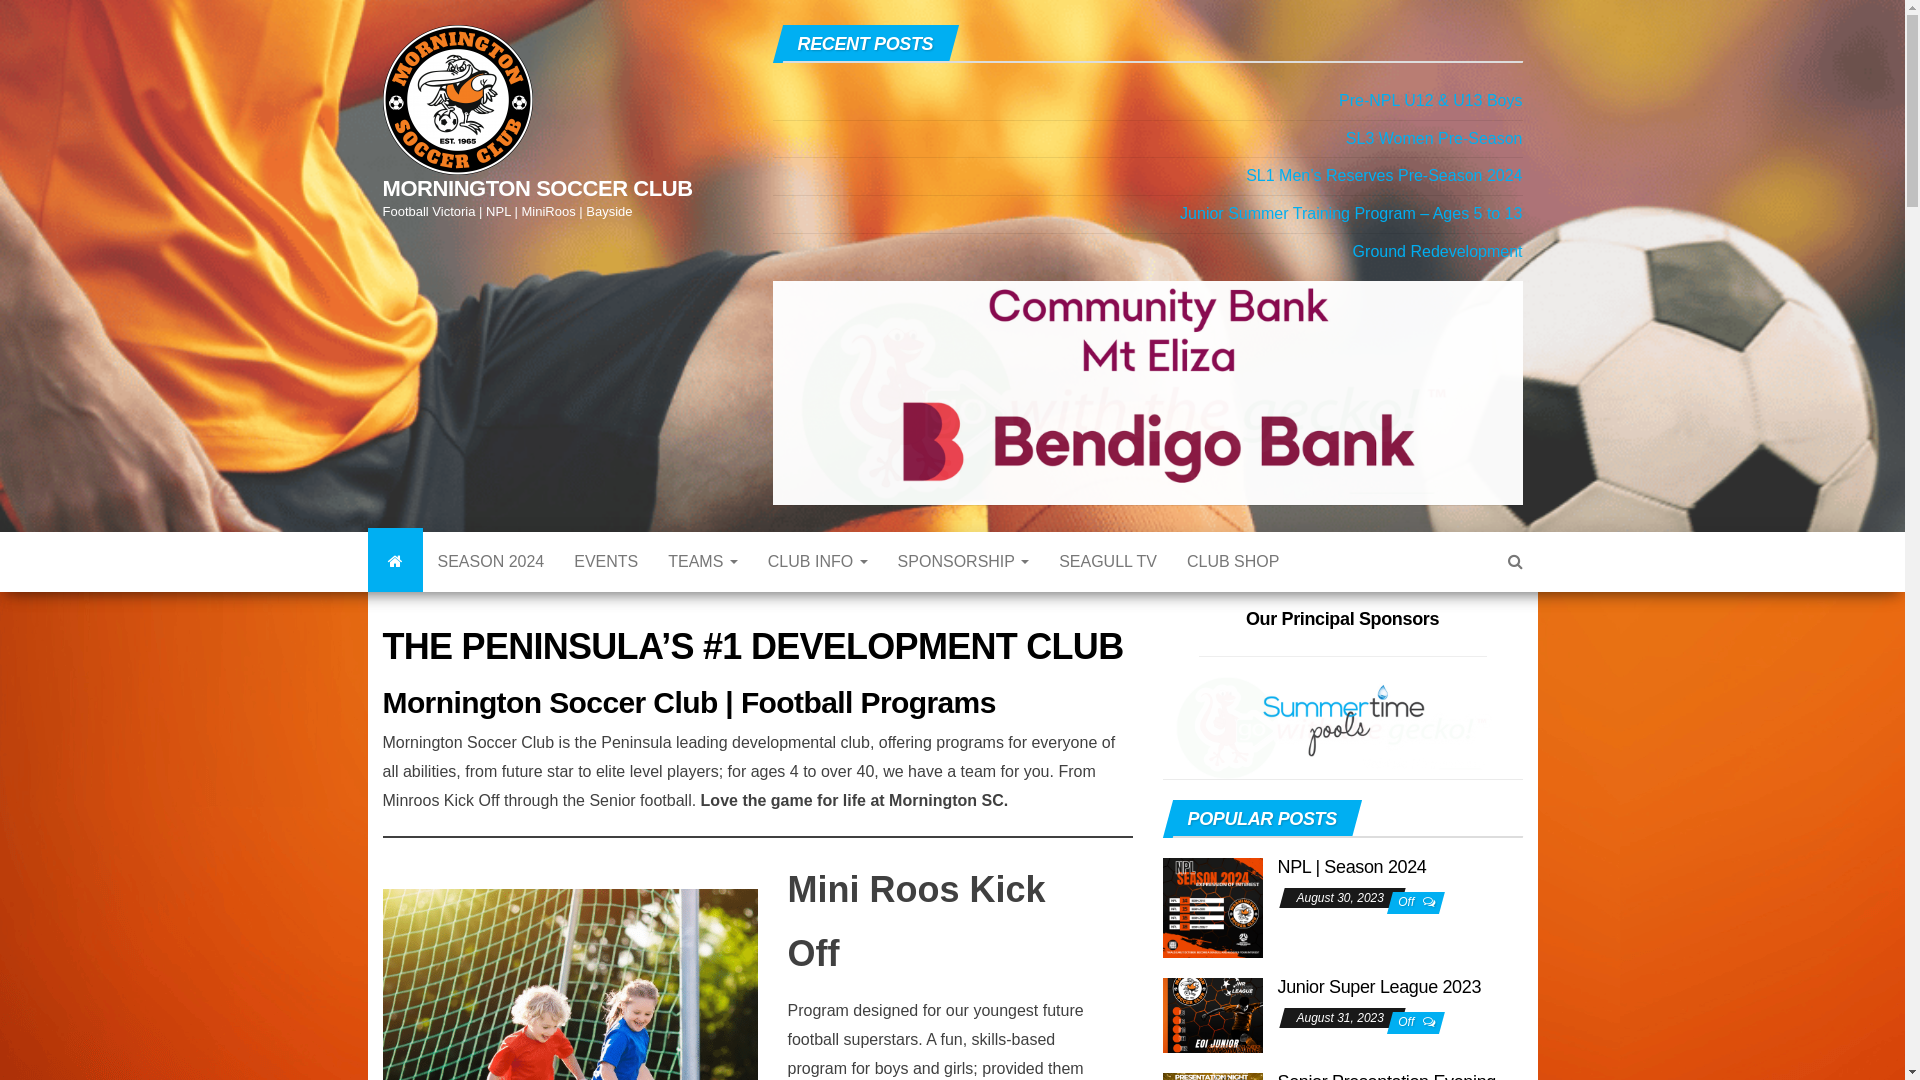 This screenshot has width=1920, height=1080. Describe the element at coordinates (395, 589) in the screenshot. I see `'MORNINGTON SOCCER CLUB'` at that location.